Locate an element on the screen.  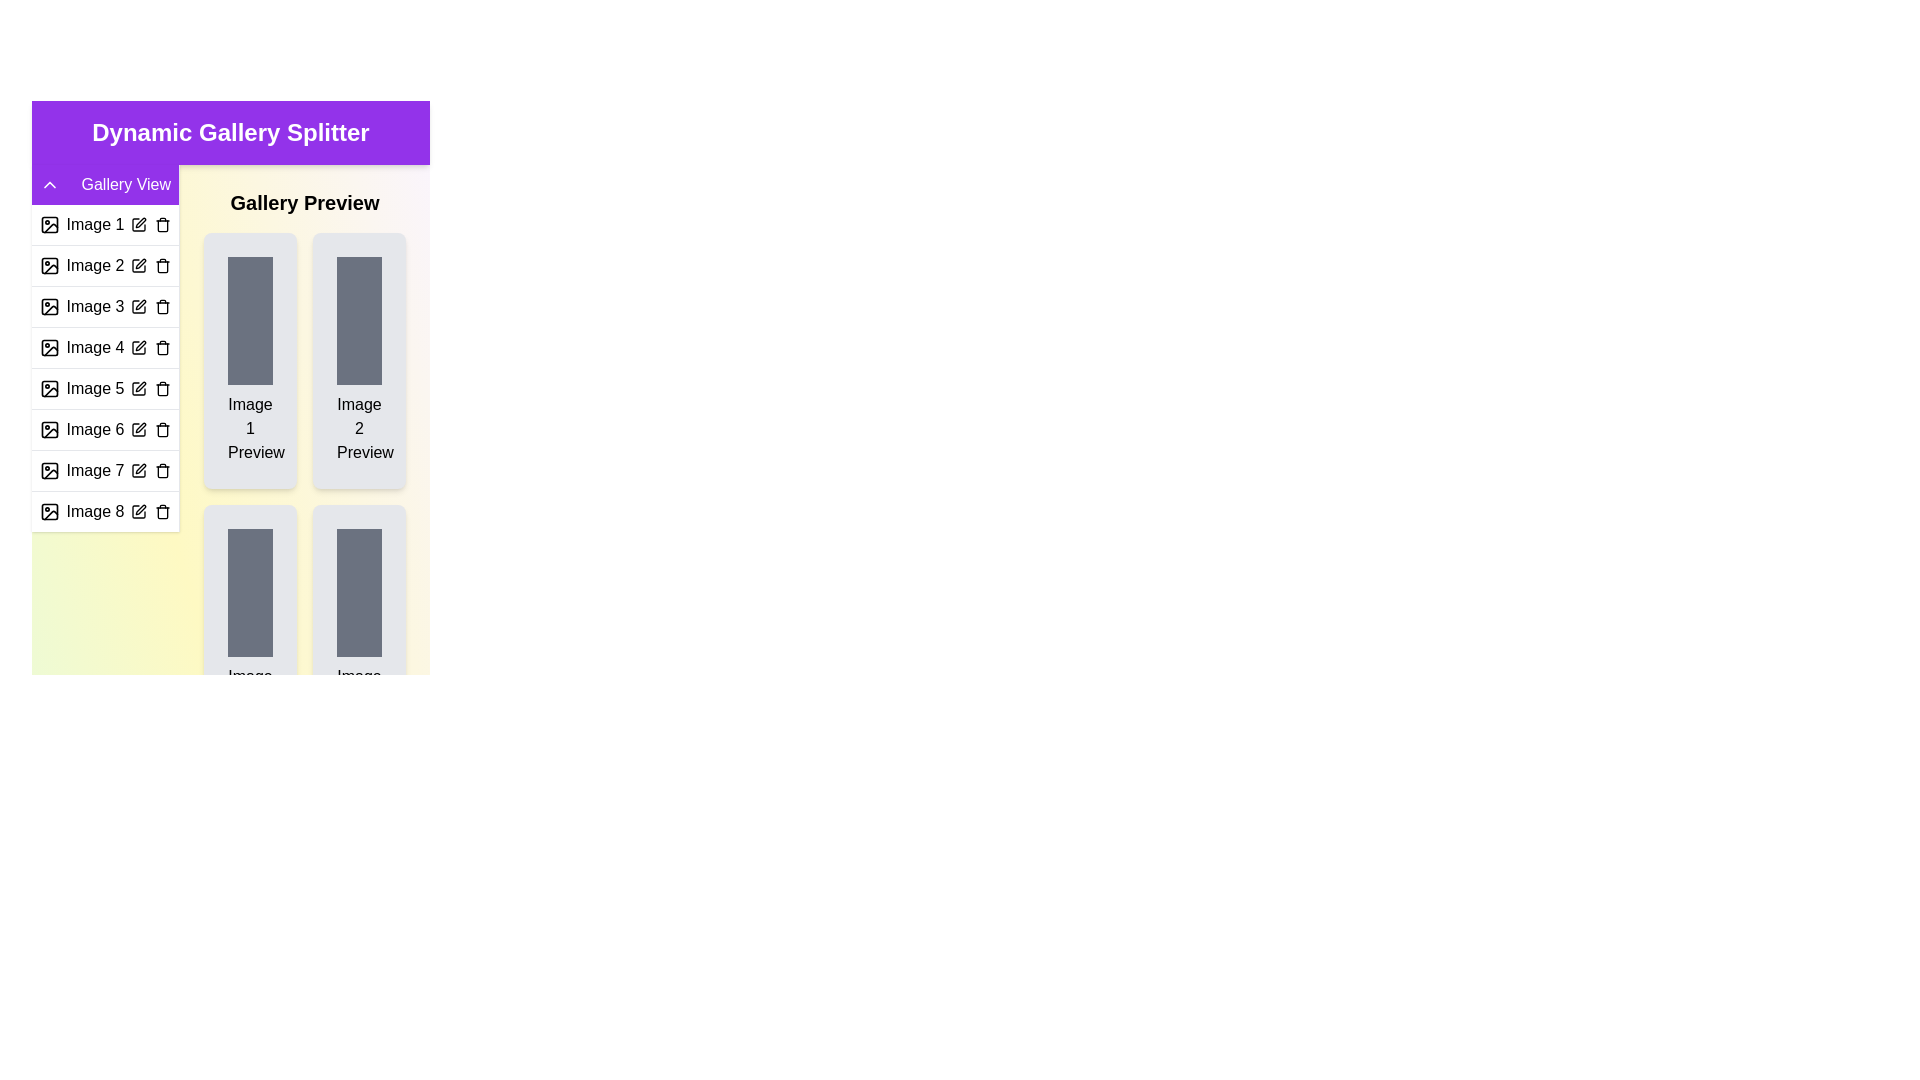
the edit button icon, which is a square-shaped icon with a pen overlaid on its top-right corner, located to the right of the 'Image 7' text label is located at coordinates (138, 470).